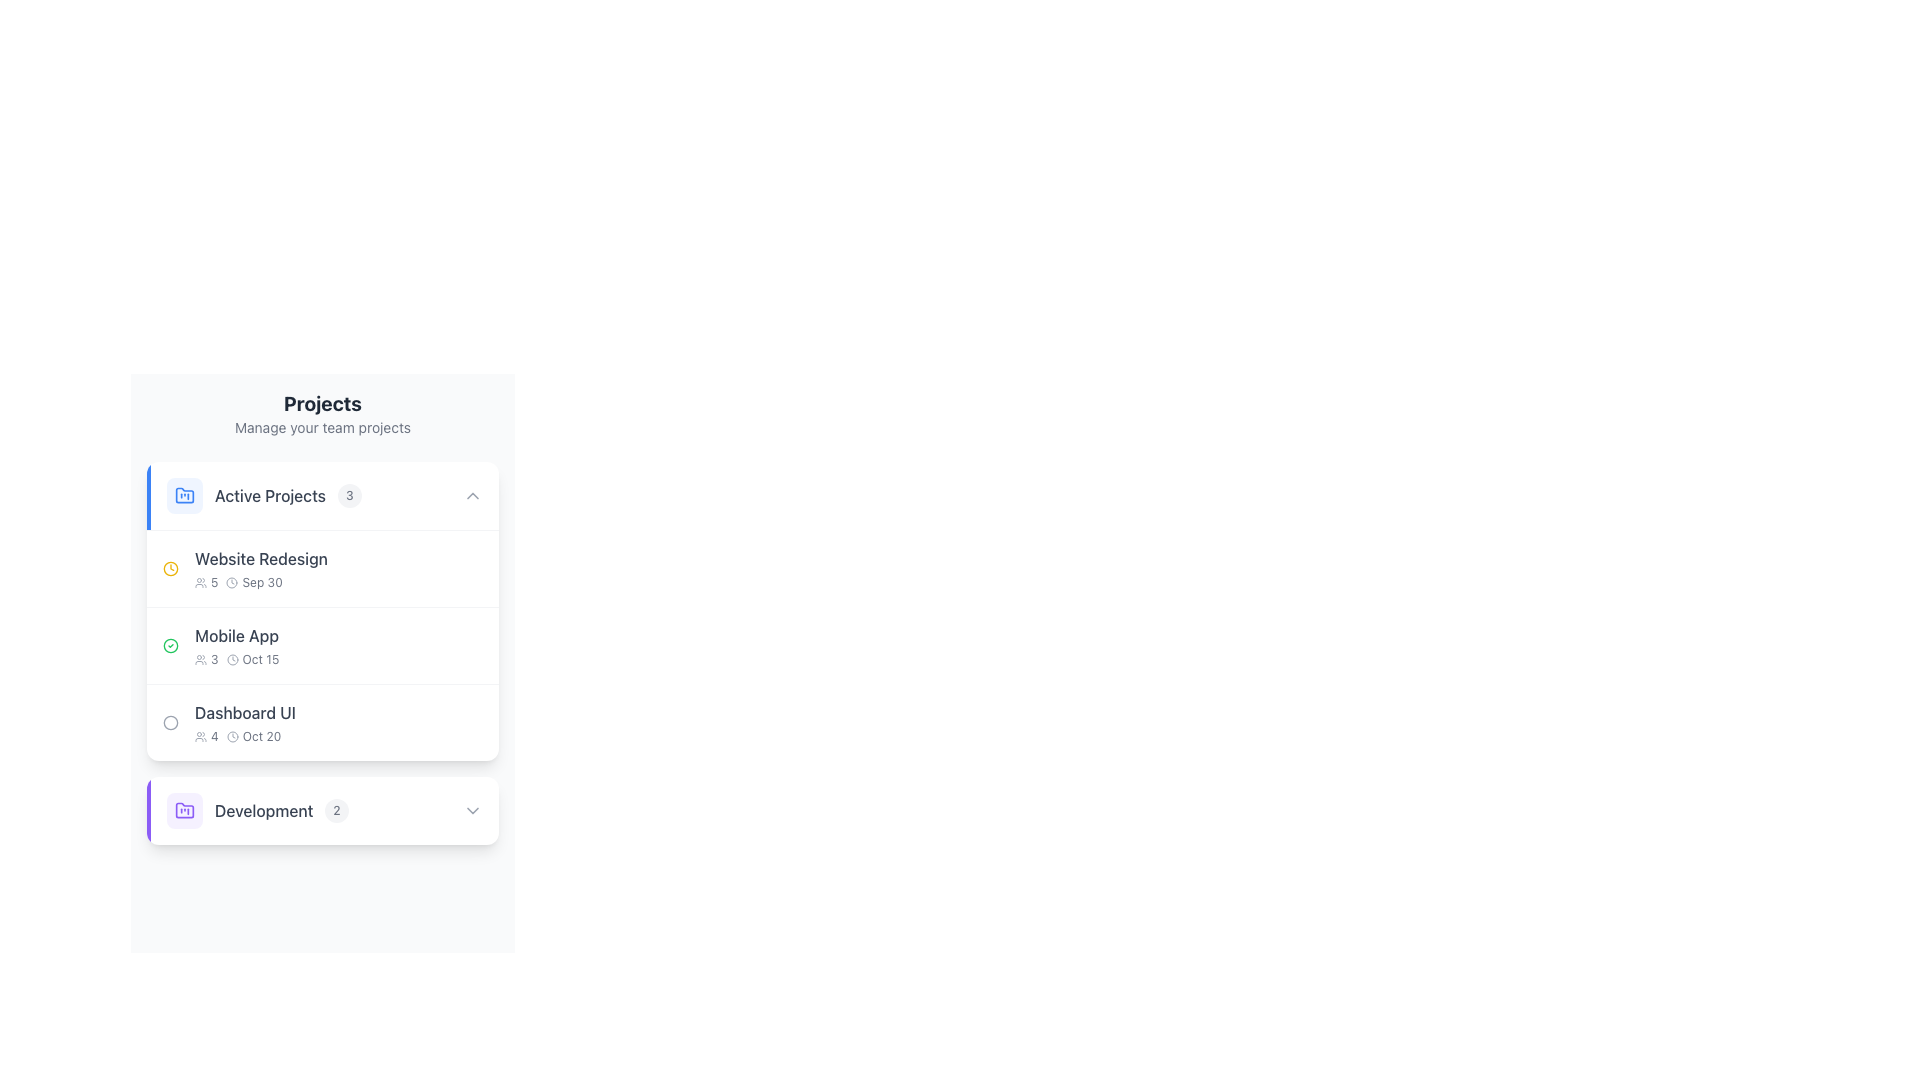  What do you see at coordinates (237, 659) in the screenshot?
I see `displayed information from the metadata indicator for the 'Mobile App' project located in the second item of the 'Active Projects' list` at bounding box center [237, 659].